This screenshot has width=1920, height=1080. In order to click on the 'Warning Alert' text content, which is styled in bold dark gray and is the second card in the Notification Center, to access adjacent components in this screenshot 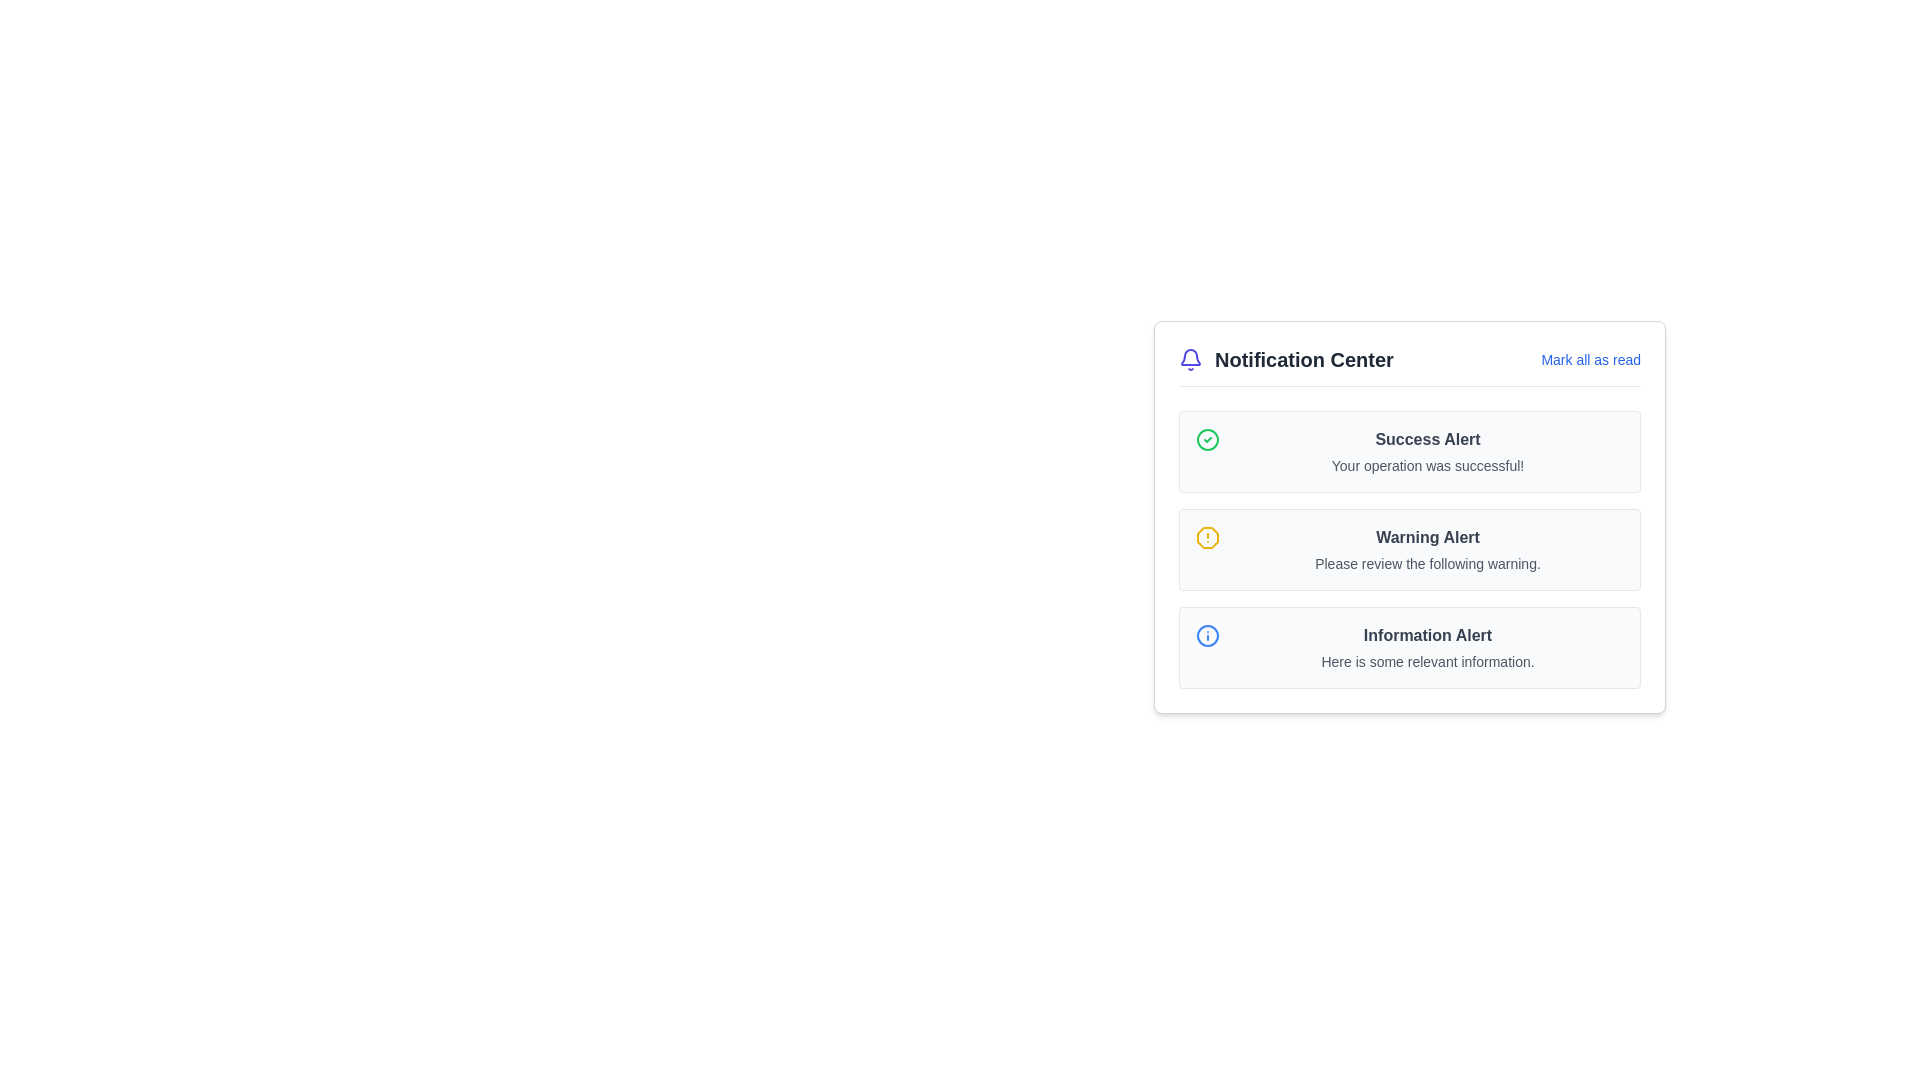, I will do `click(1427, 550)`.